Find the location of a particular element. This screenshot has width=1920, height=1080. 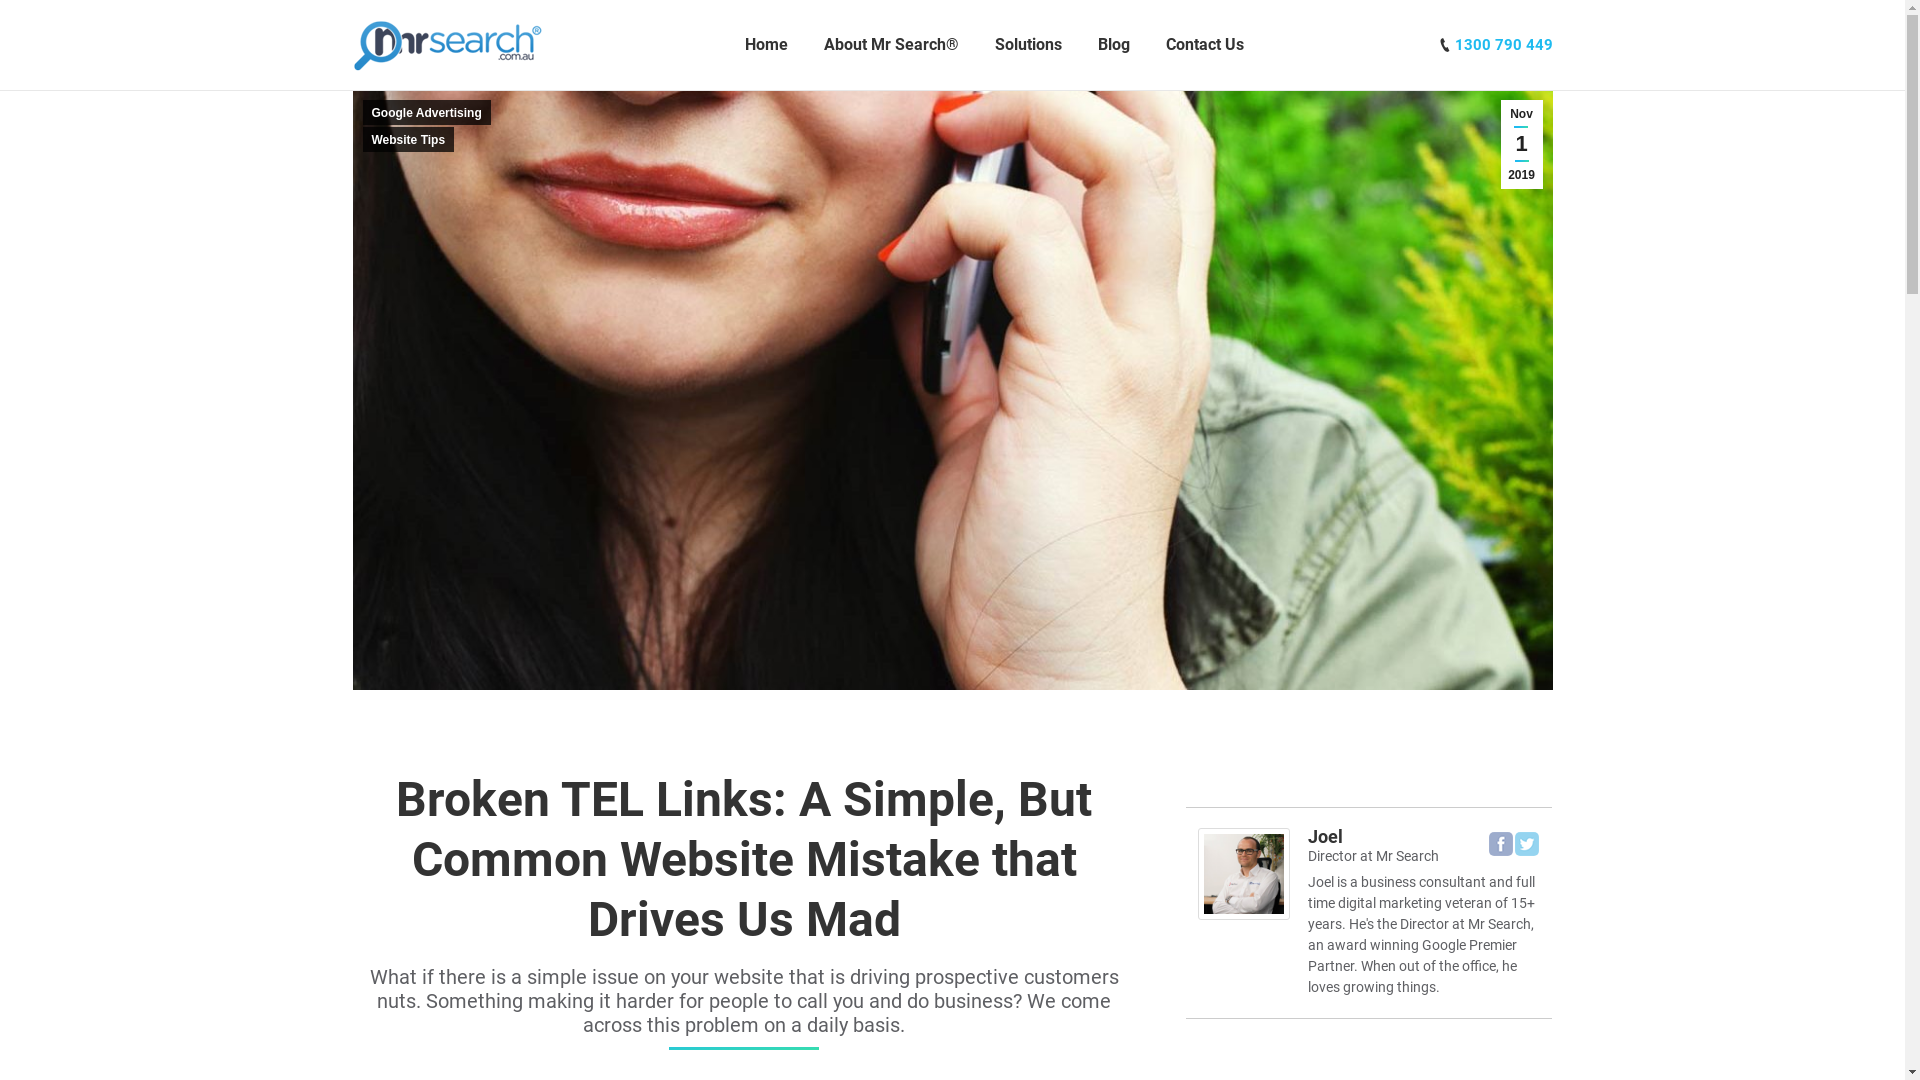

'Contact Us' is located at coordinates (1203, 45).